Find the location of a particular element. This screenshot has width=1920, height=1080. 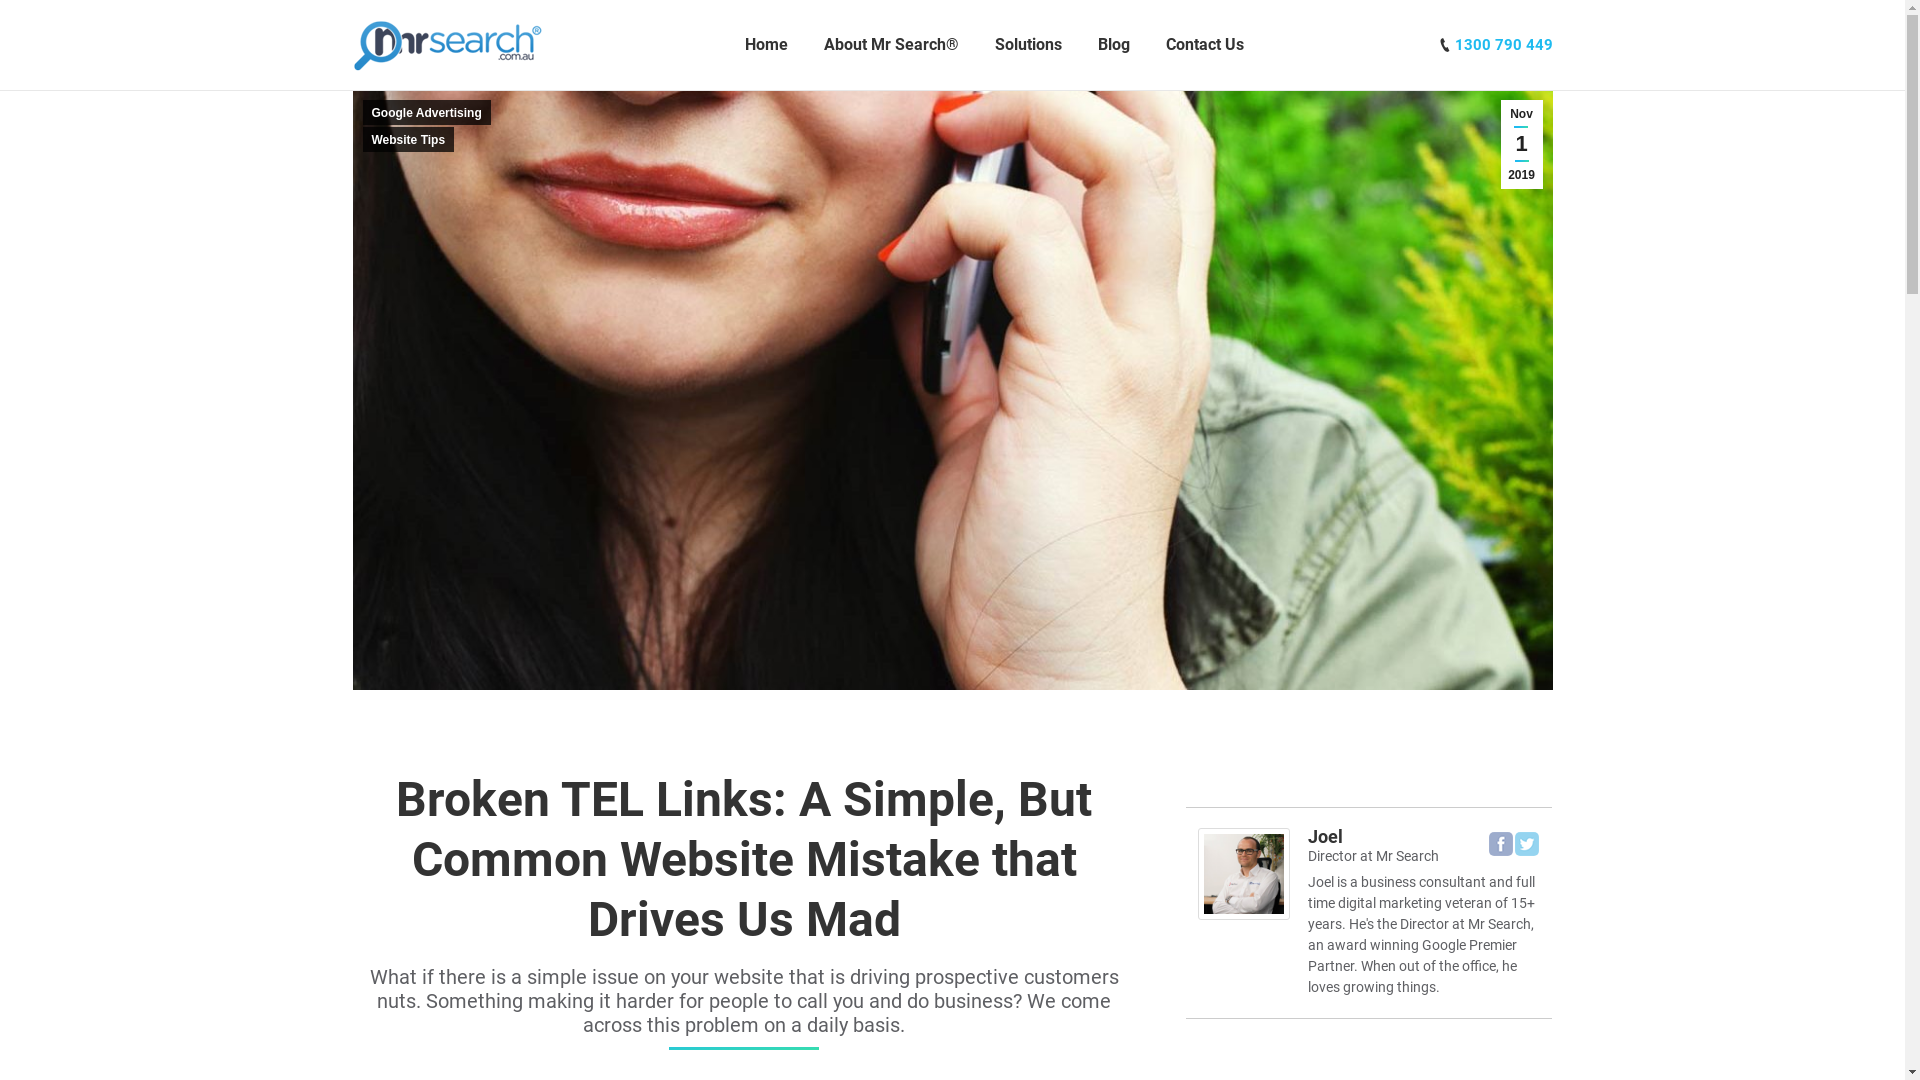

'Contact Us' is located at coordinates (1203, 45).